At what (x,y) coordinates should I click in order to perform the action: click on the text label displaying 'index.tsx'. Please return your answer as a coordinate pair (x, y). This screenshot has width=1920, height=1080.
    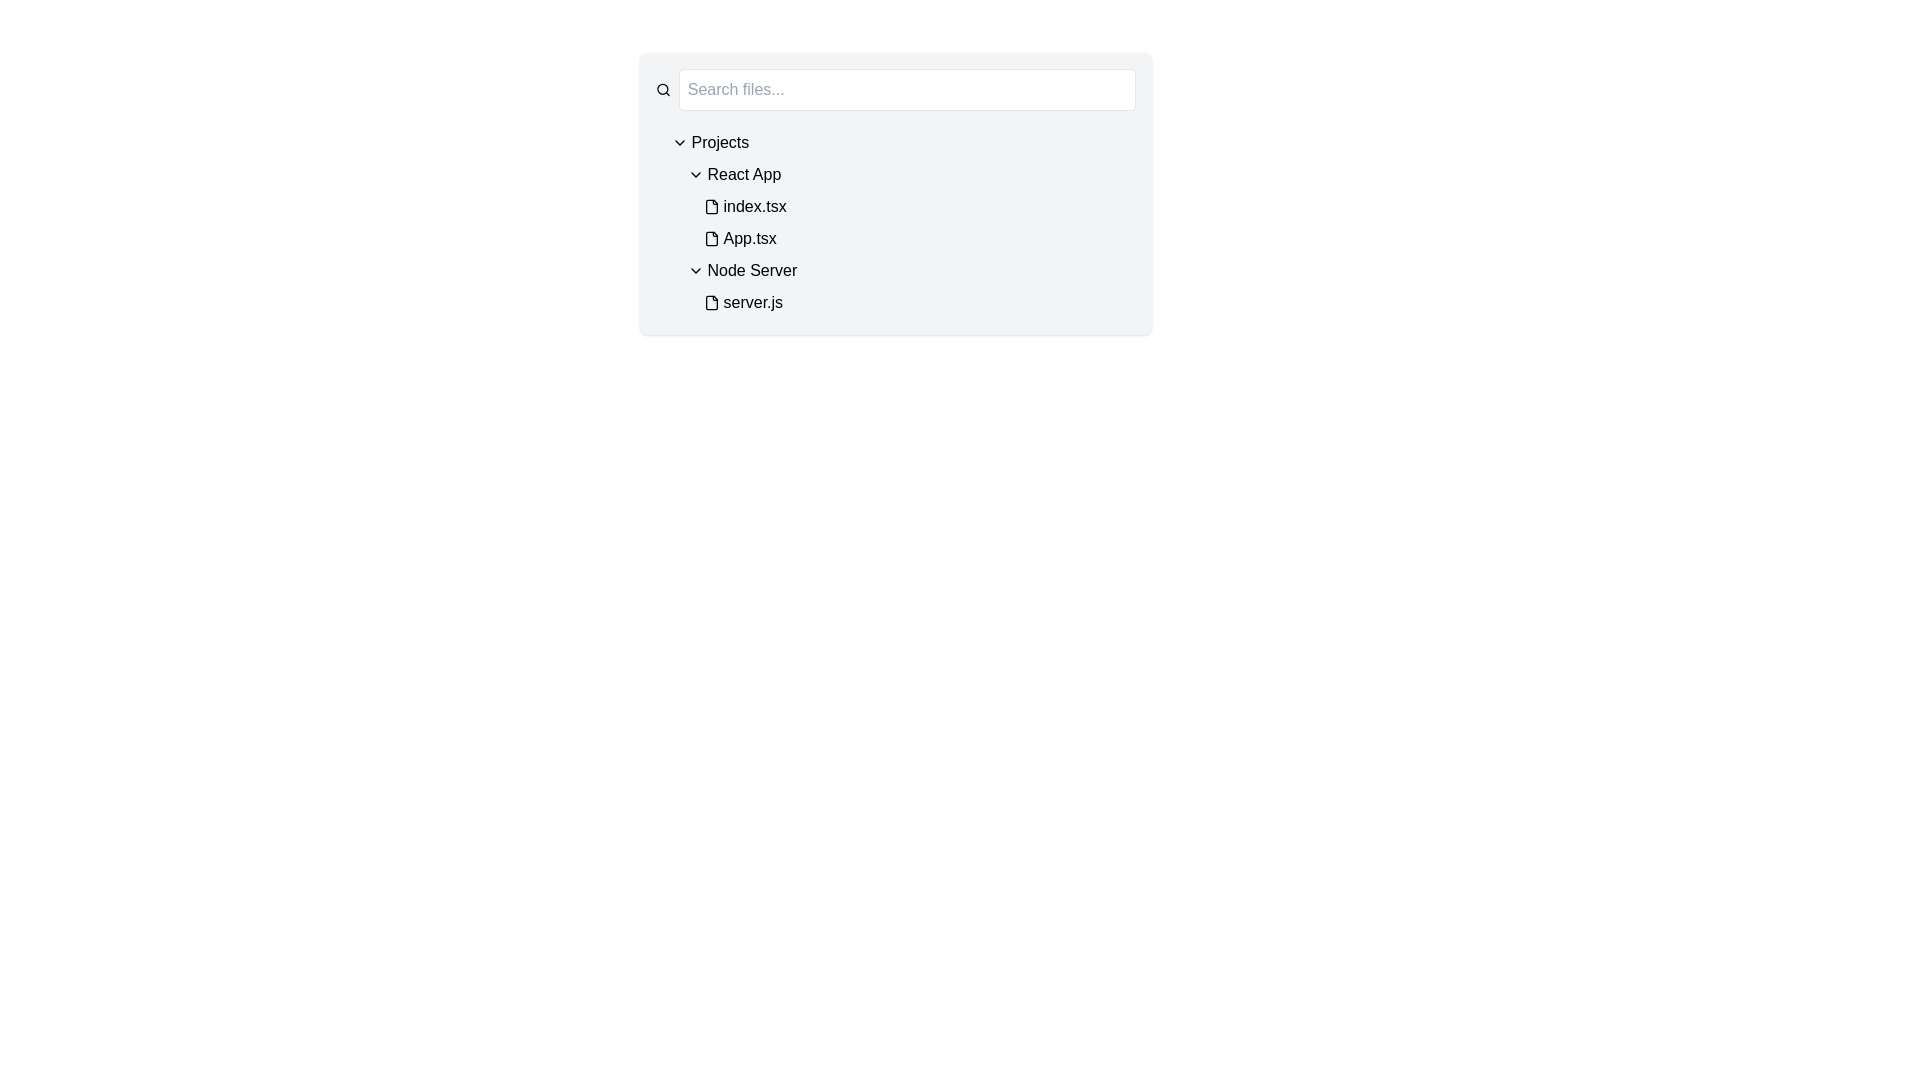
    Looking at the image, I should click on (754, 207).